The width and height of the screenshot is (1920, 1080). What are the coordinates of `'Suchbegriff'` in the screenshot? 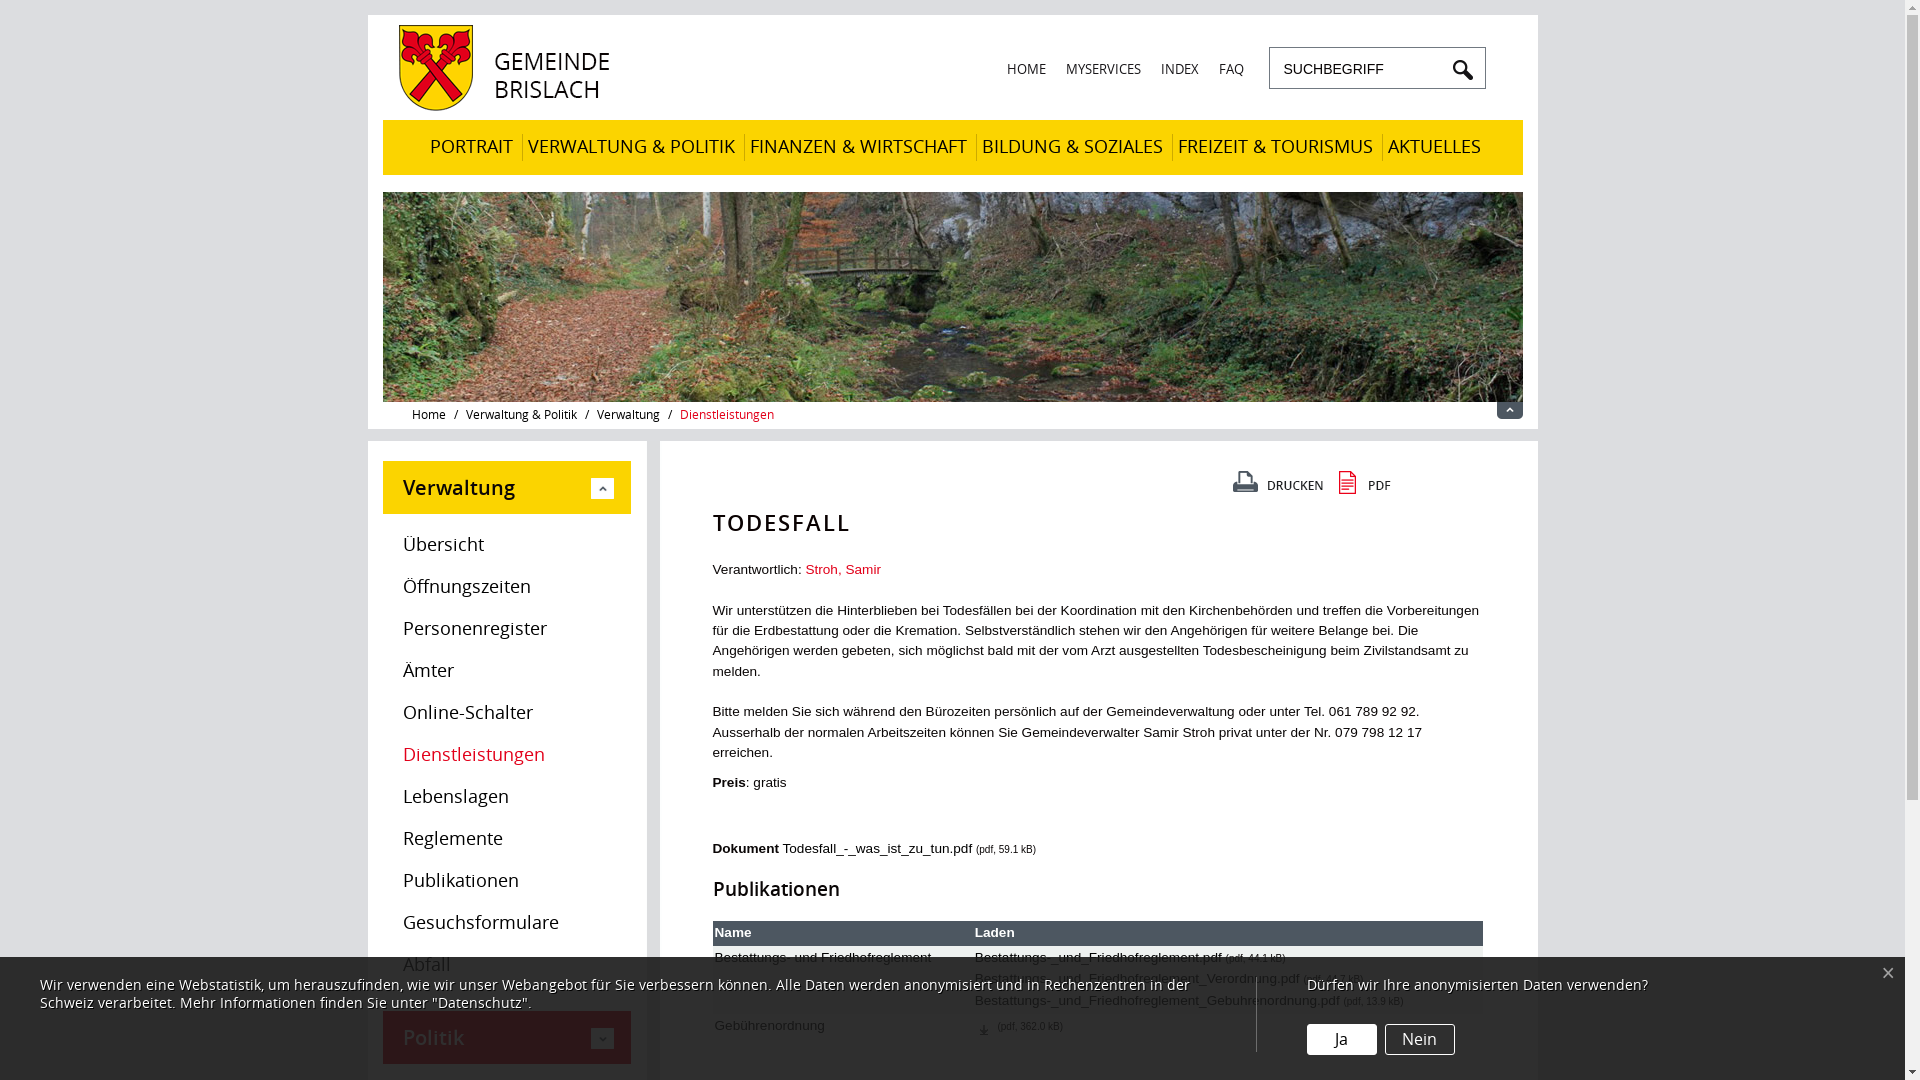 It's located at (1360, 68).